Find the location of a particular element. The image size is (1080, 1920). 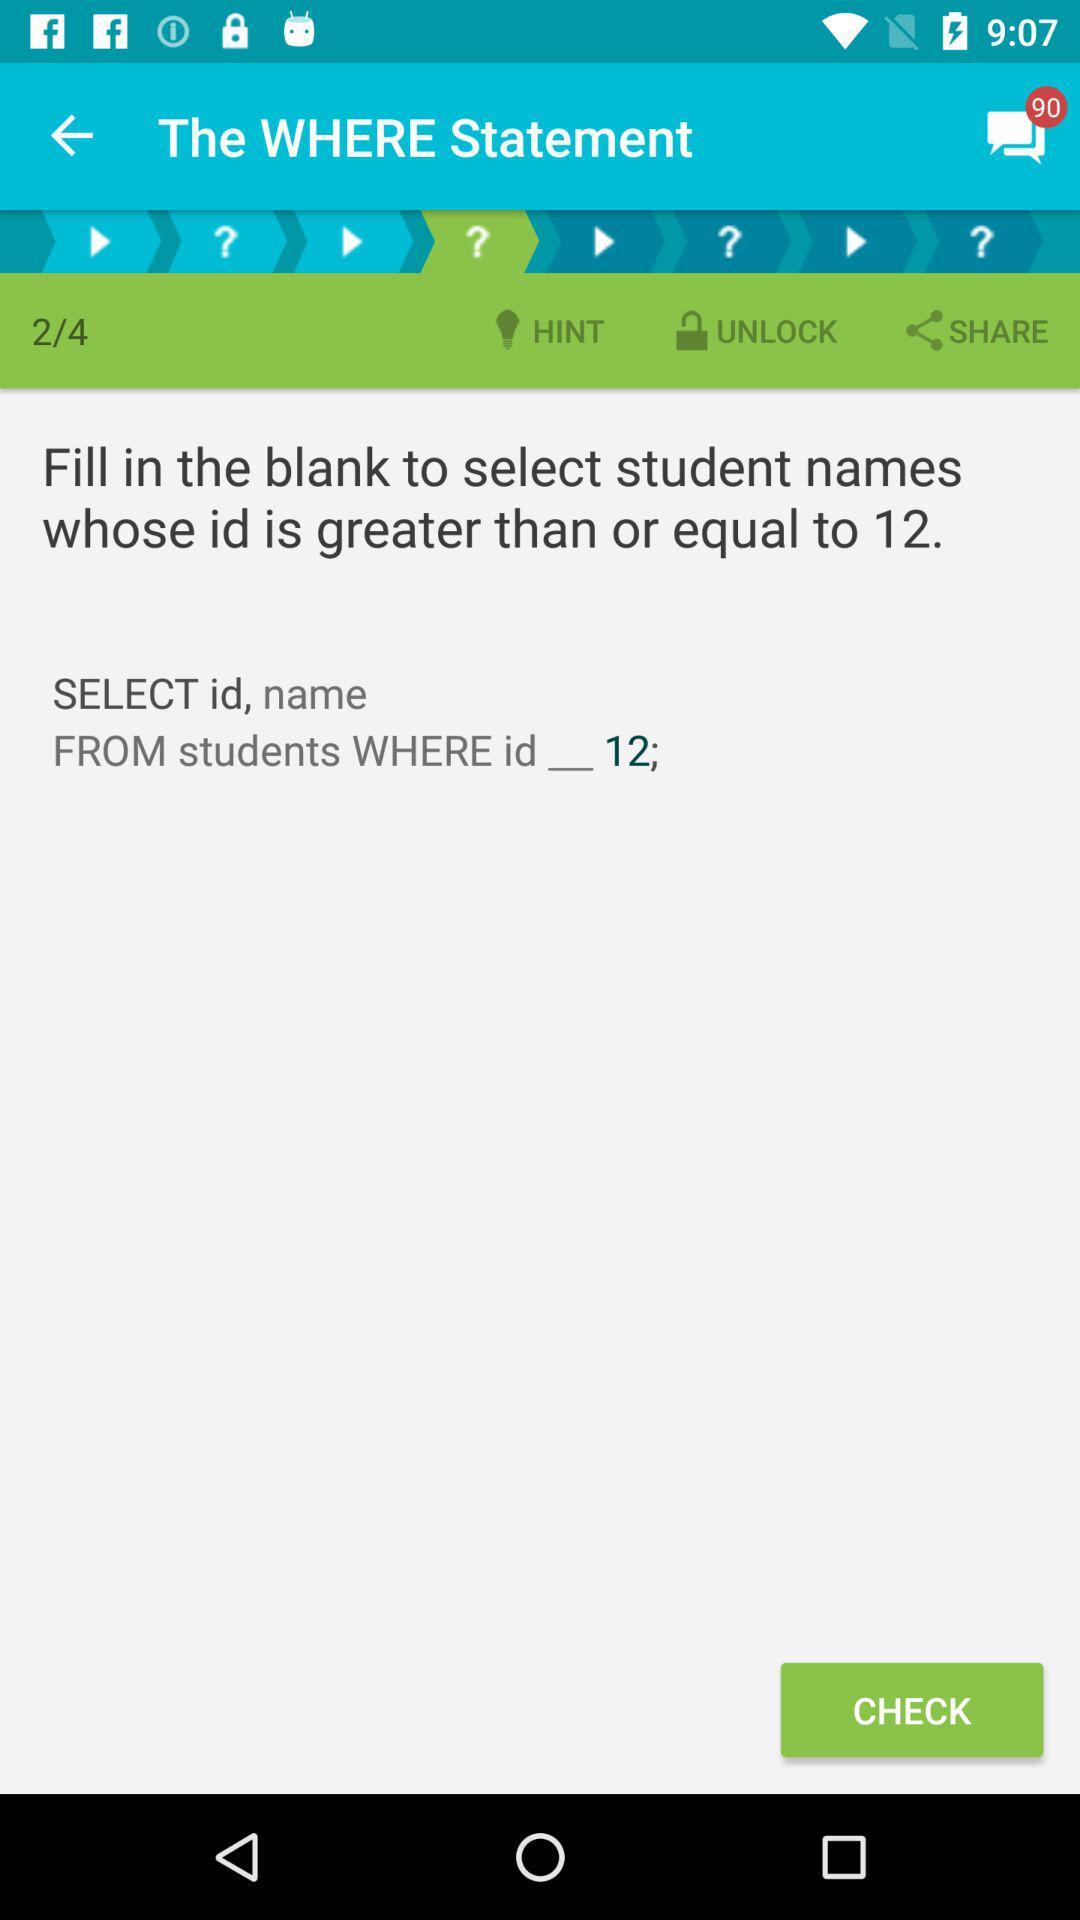

the help icon is located at coordinates (729, 240).